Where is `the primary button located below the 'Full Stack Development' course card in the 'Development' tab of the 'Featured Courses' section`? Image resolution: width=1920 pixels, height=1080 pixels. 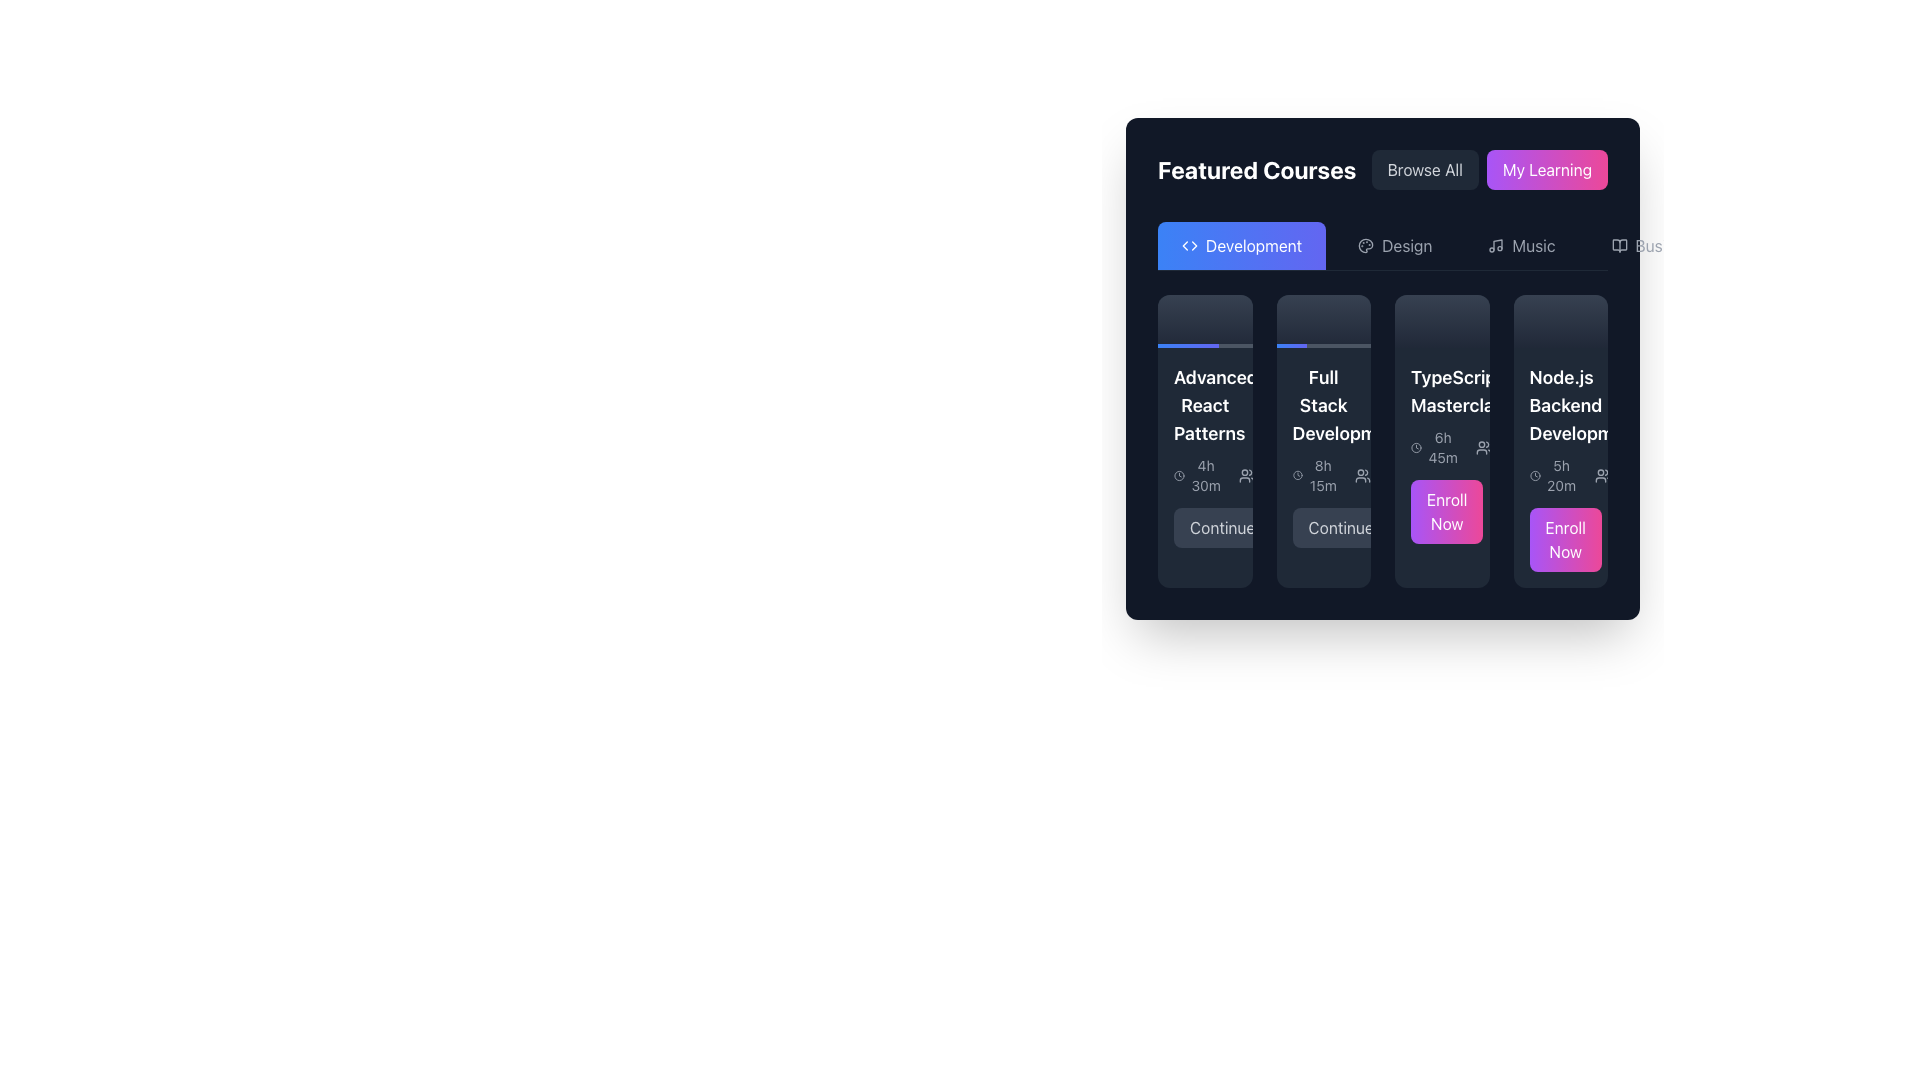 the primary button located below the 'Full Stack Development' course card in the 'Development' tab of the 'Featured Courses' section is located at coordinates (1341, 527).